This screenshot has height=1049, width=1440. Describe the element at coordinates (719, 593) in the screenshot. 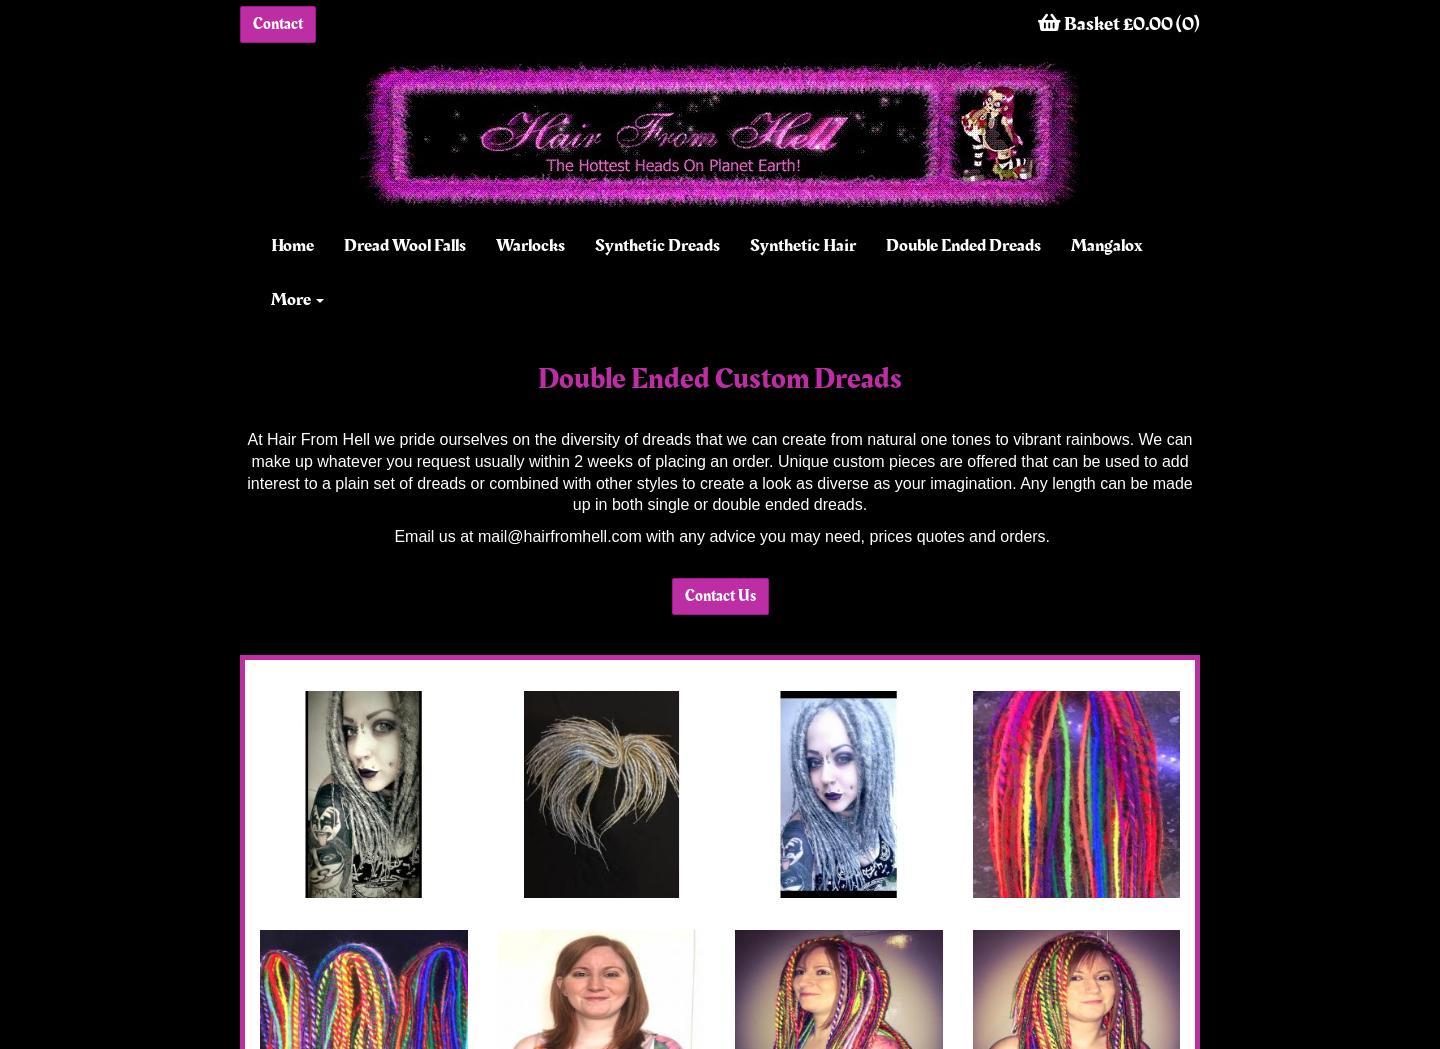

I see `'Contact Us'` at that location.